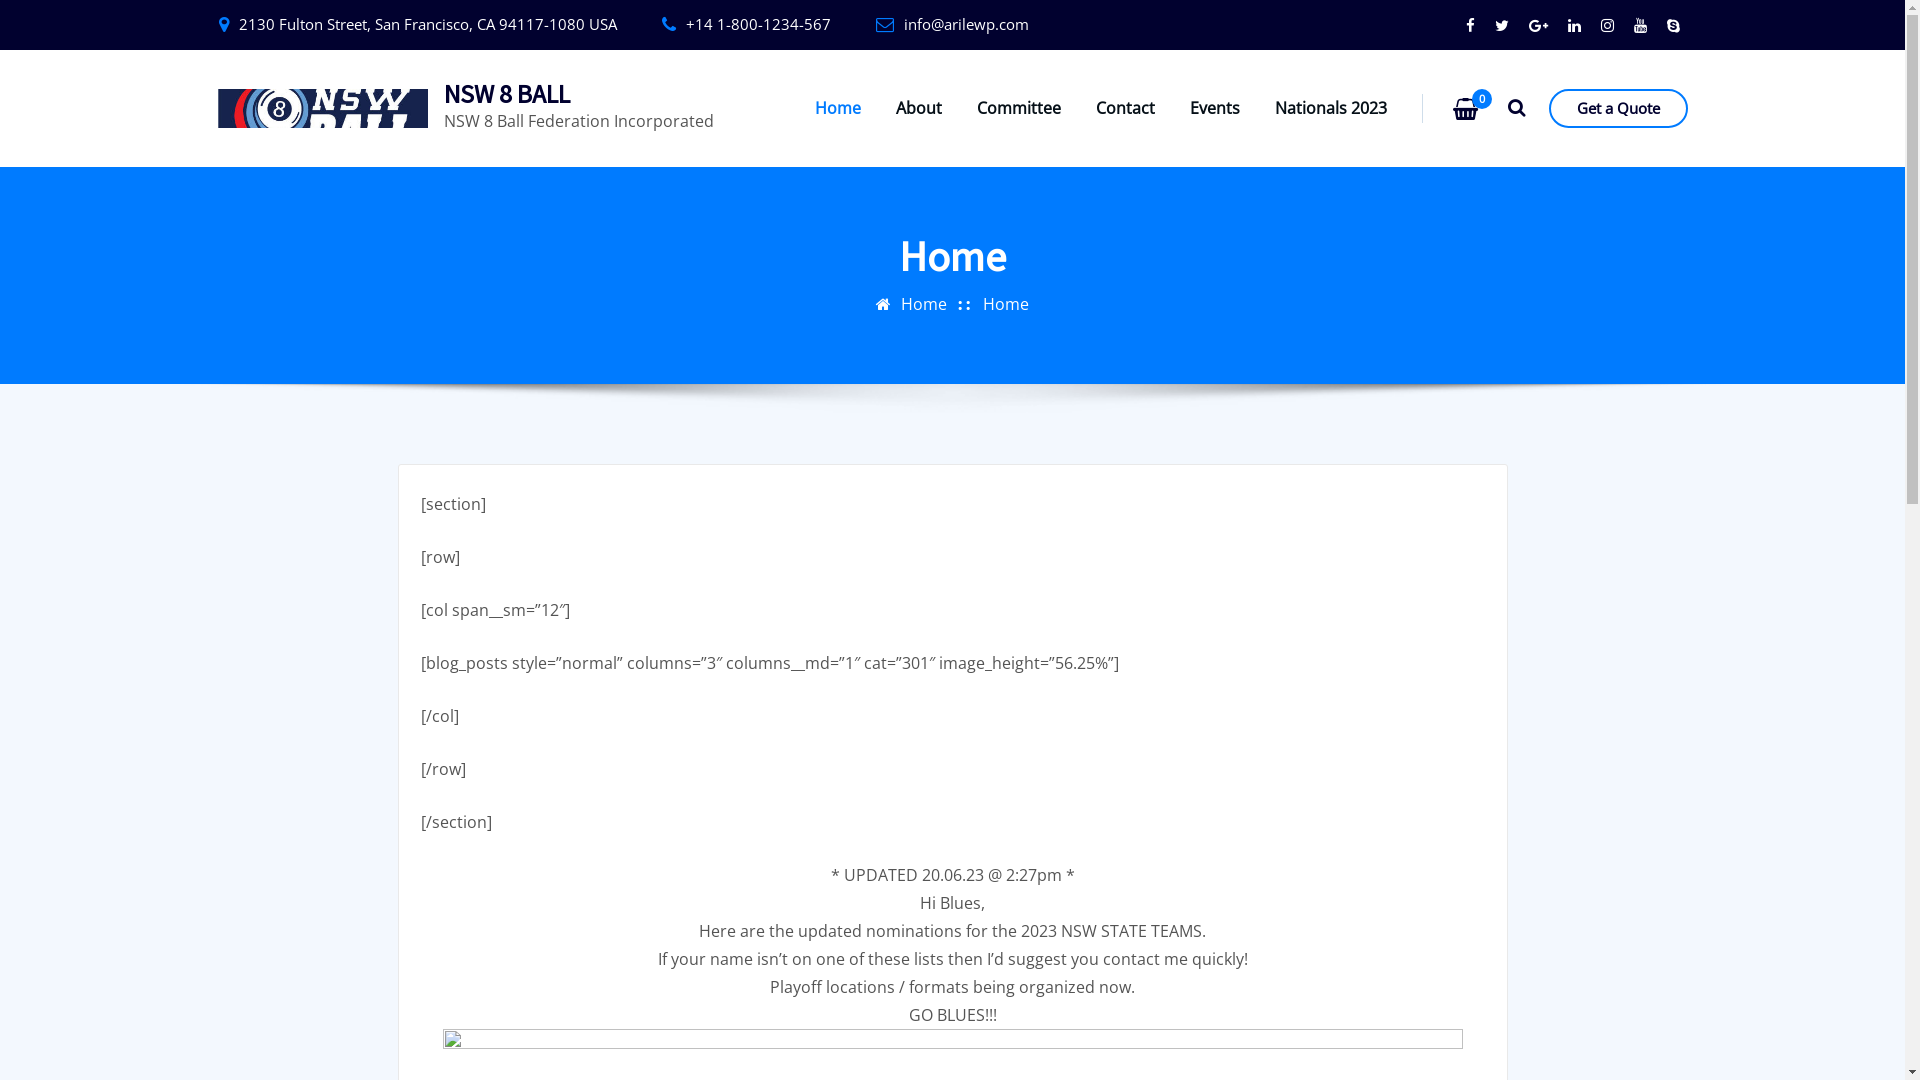 The height and width of the screenshot is (1080, 1920). I want to click on 'Home', so click(923, 304).